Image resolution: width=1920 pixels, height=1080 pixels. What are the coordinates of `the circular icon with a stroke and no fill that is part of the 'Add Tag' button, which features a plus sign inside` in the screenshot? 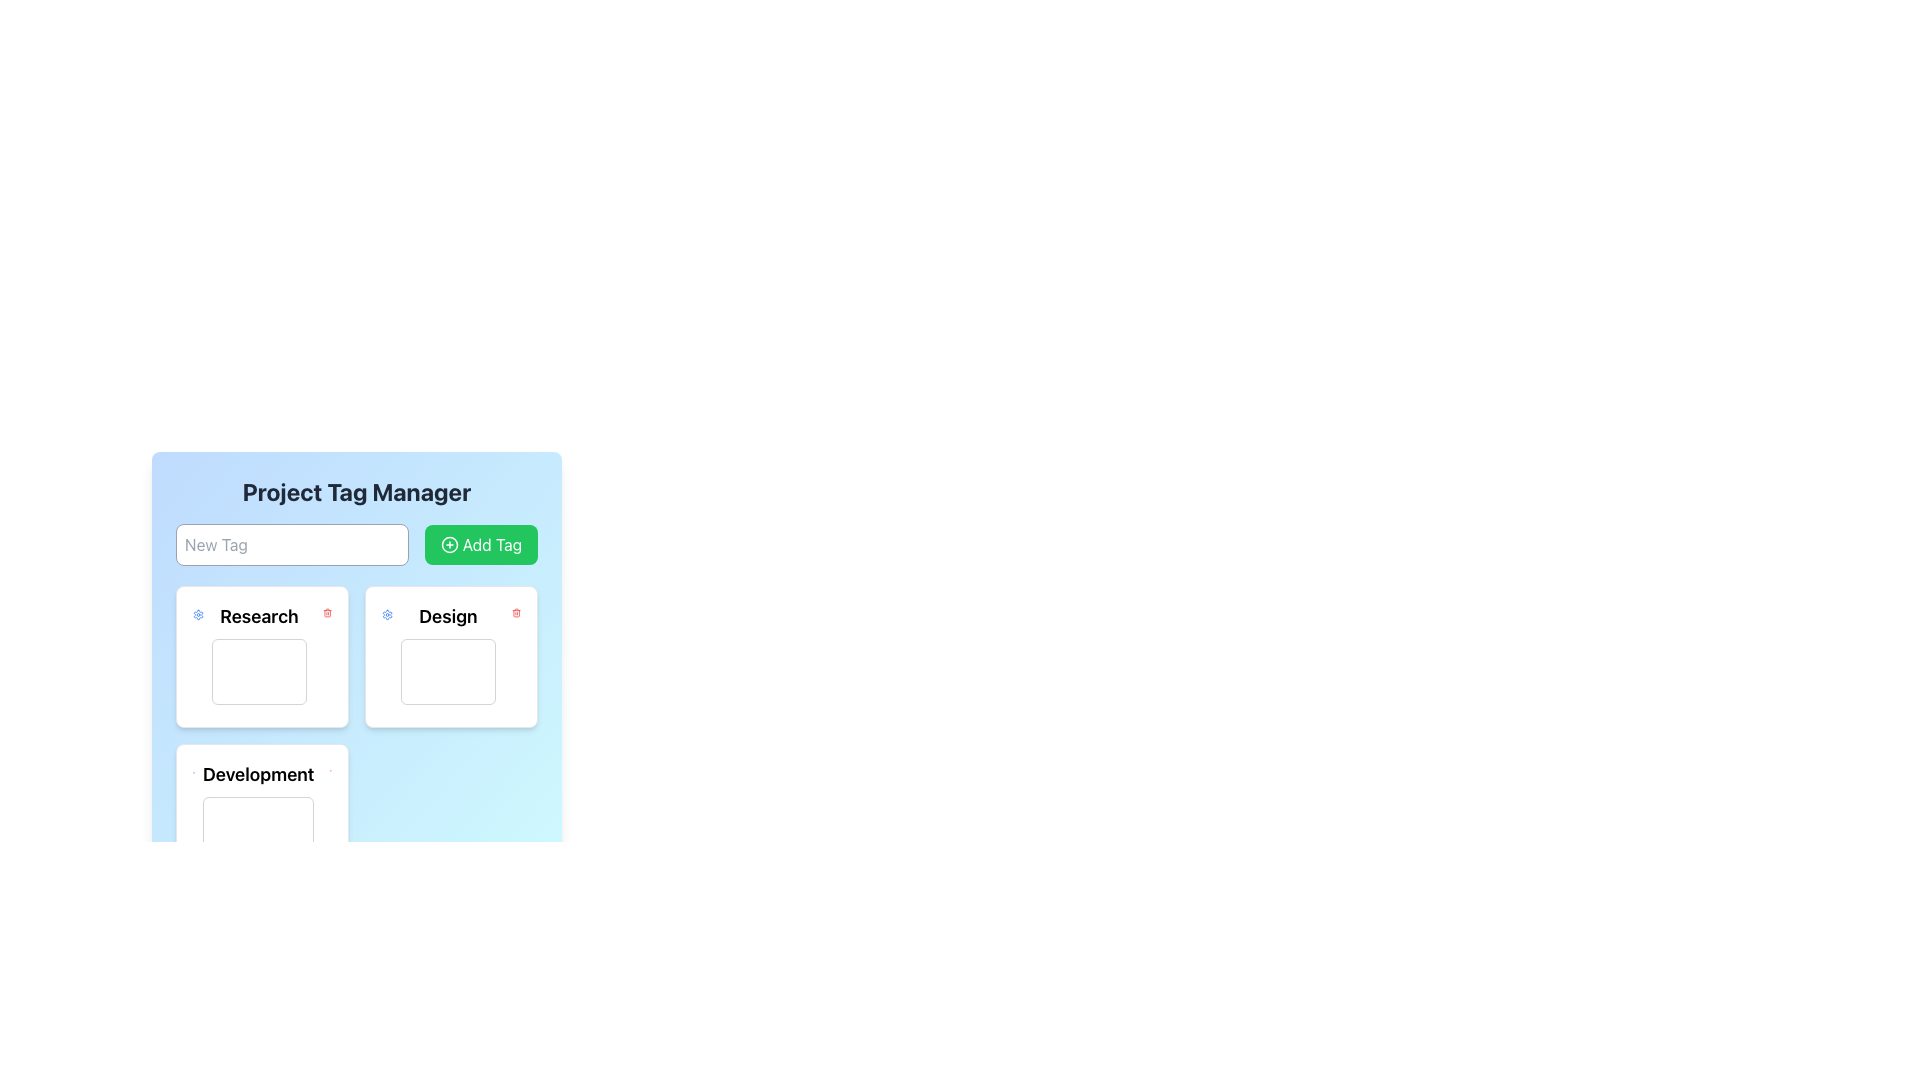 It's located at (448, 544).